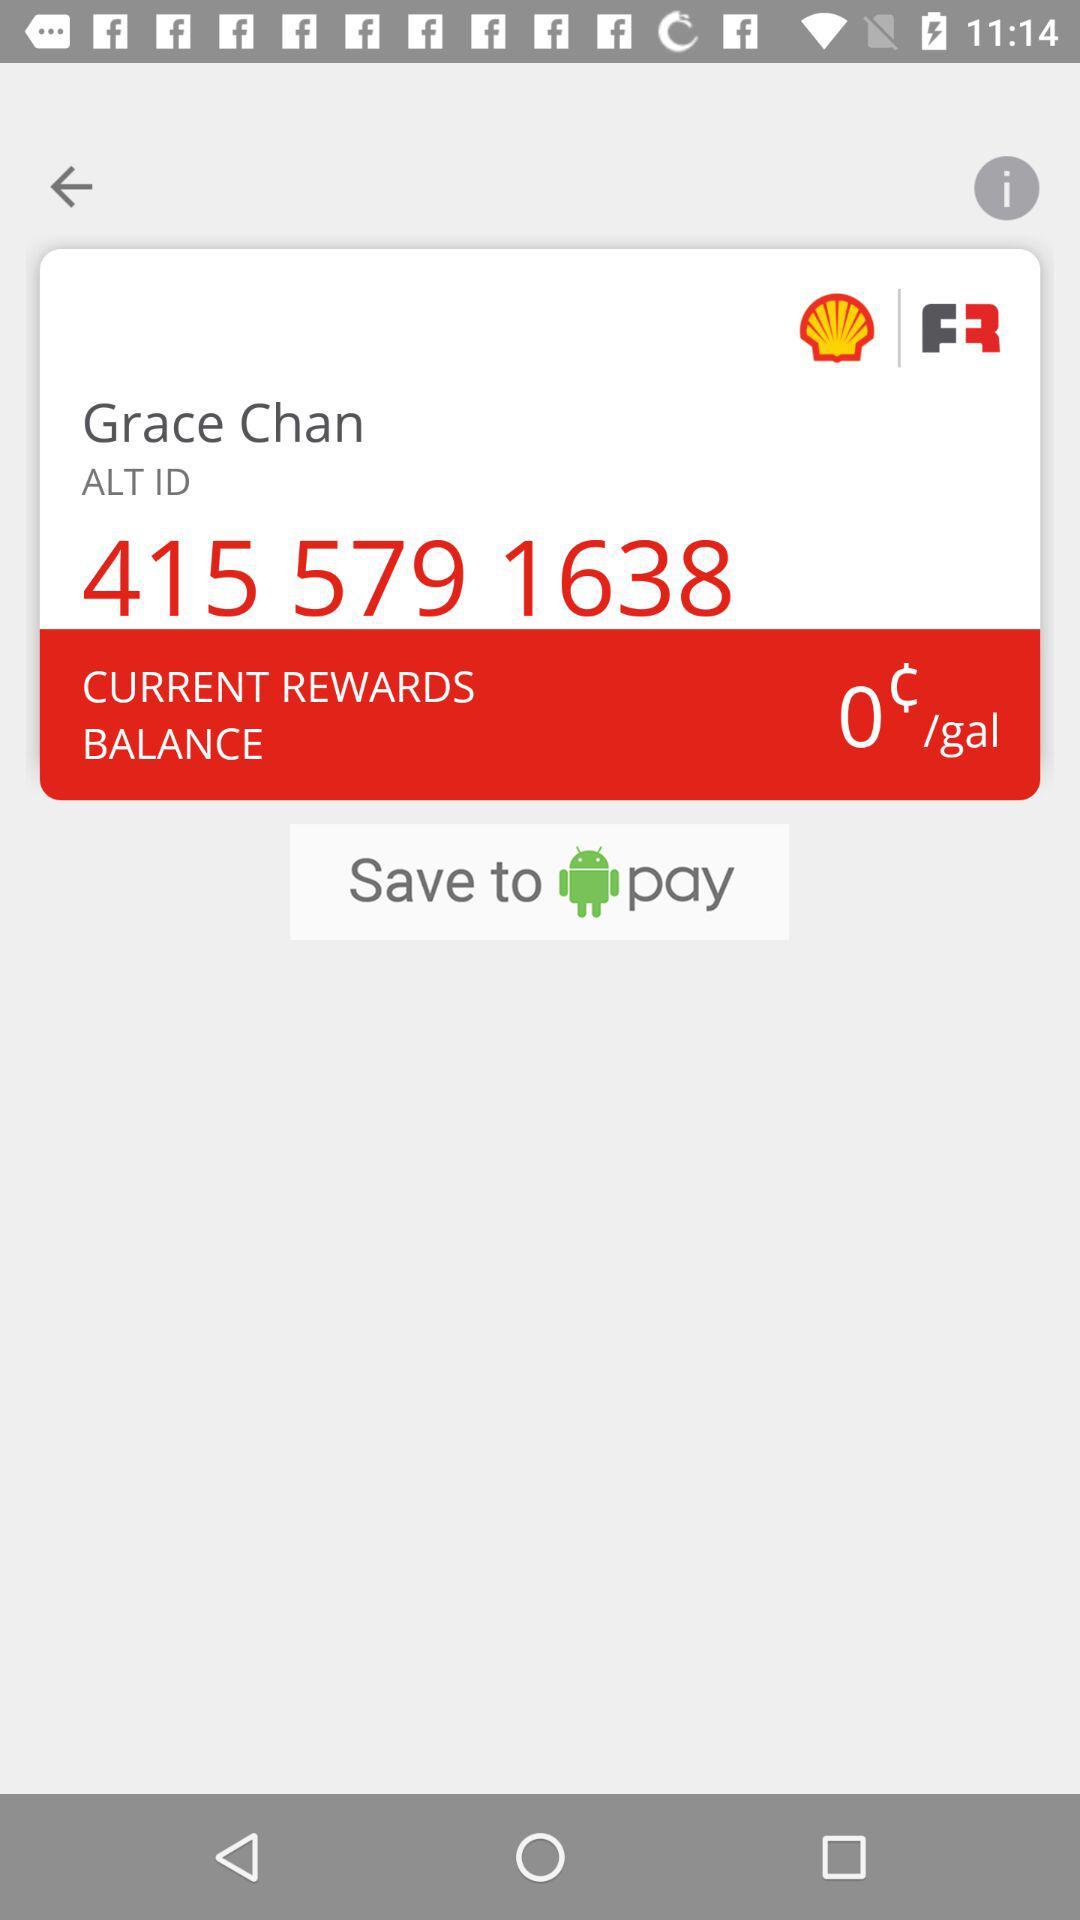  Describe the element at coordinates (1006, 175) in the screenshot. I see `tooltip` at that location.